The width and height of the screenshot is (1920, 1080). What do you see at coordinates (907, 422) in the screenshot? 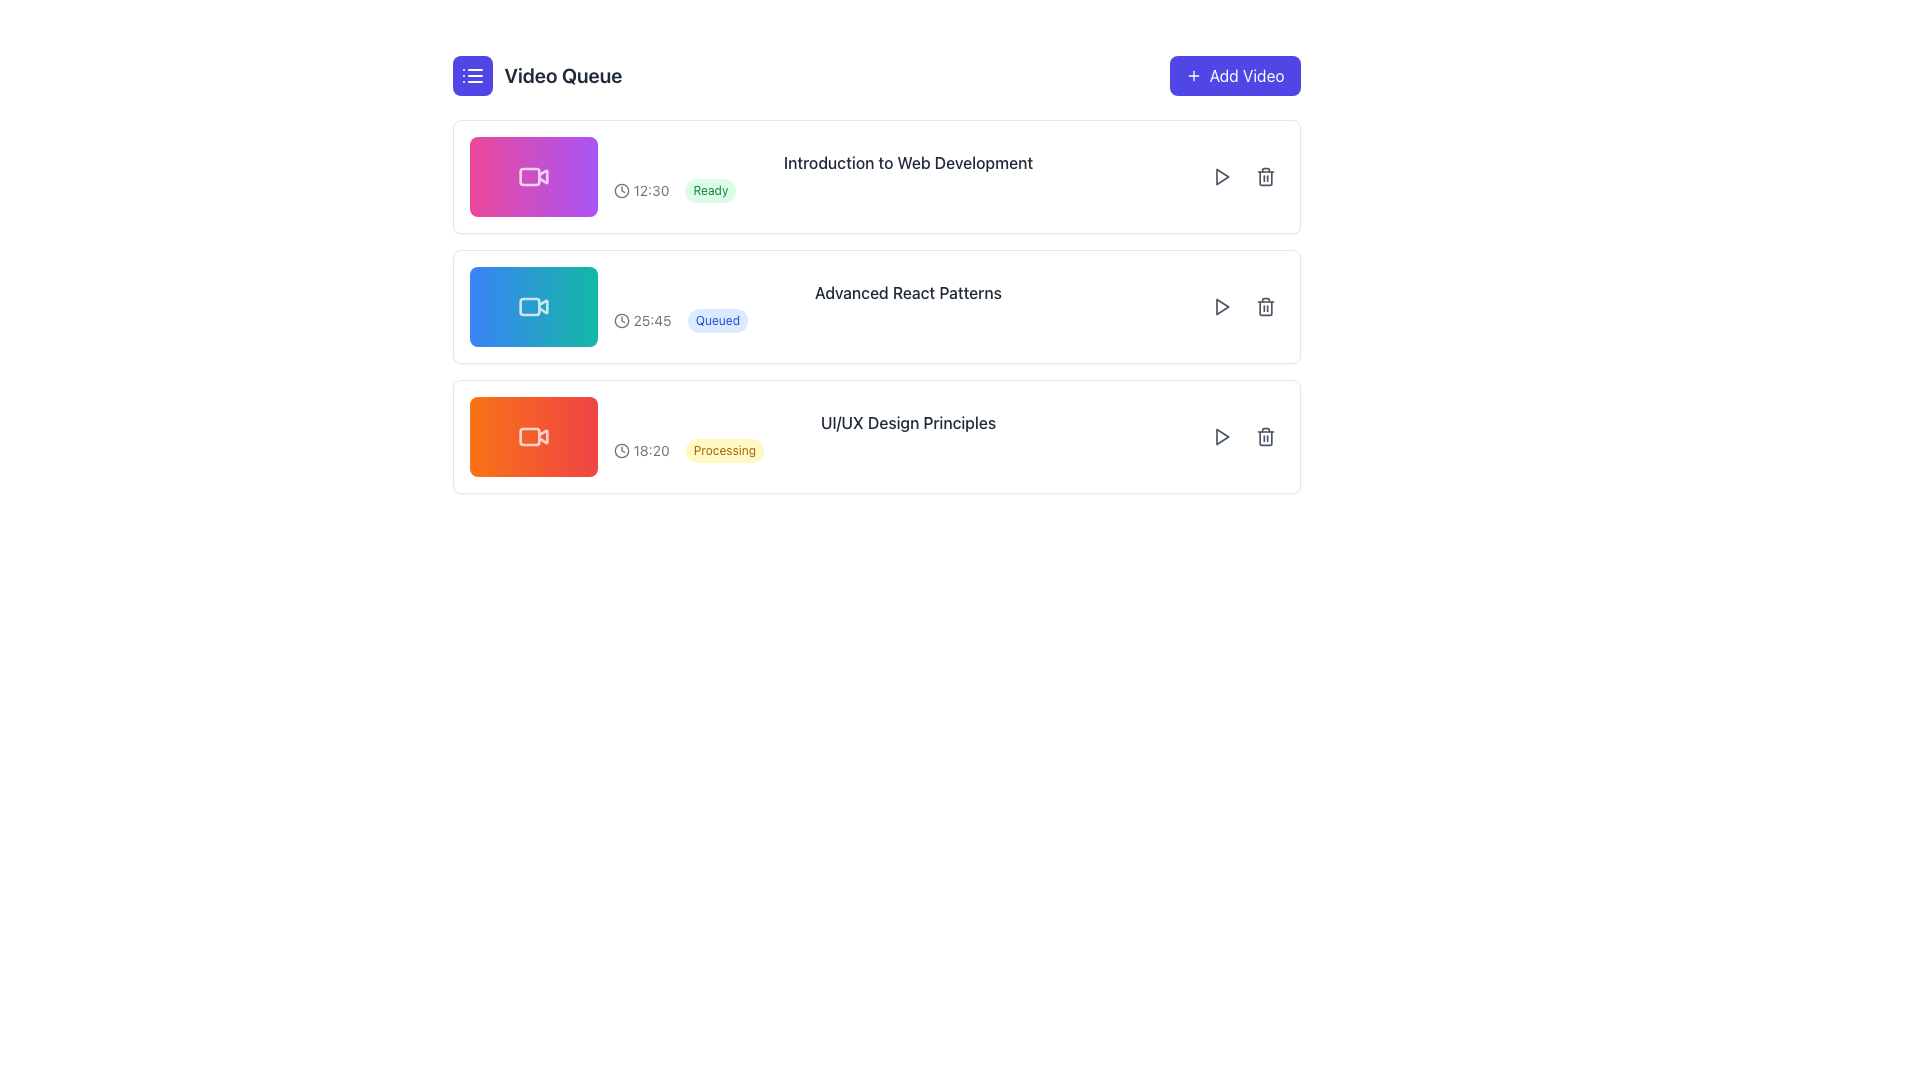
I see `the text label displaying 'UI/UX Design Principles', which is styled with a medium-weight font and gray color, located in the lower section of the interface within the third video row` at bounding box center [907, 422].